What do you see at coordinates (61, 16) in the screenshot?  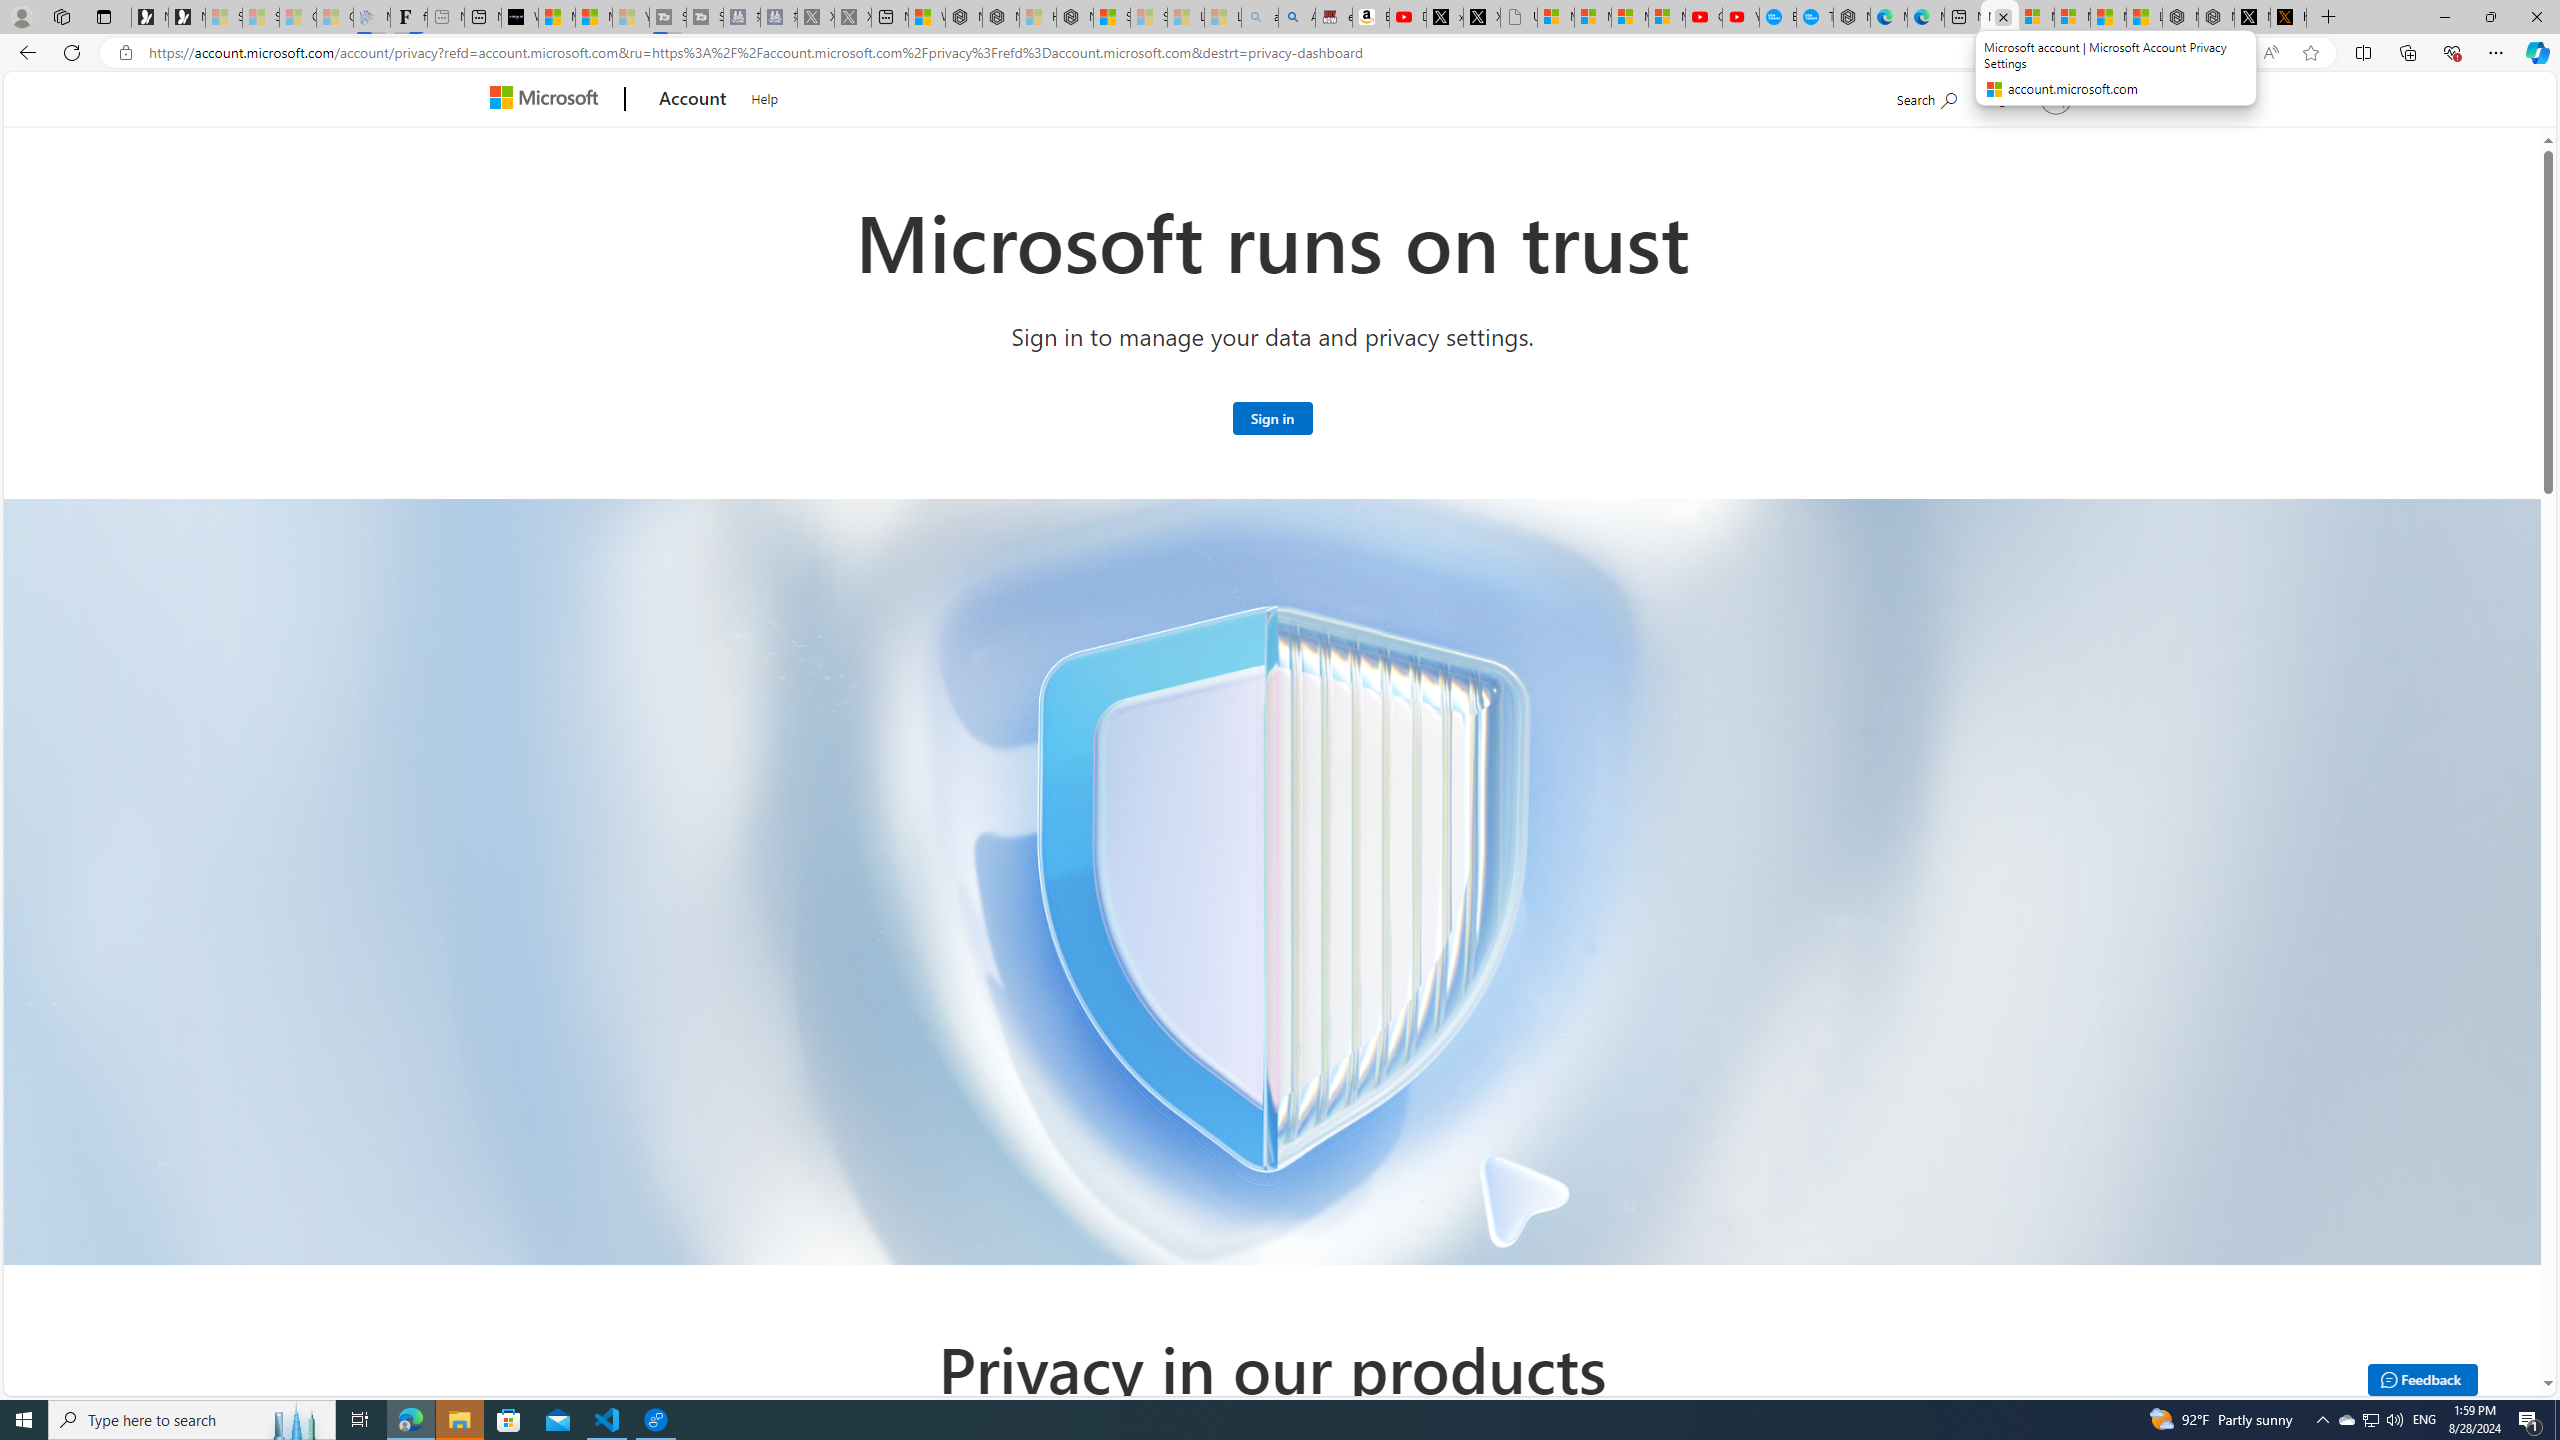 I see `'Workspaces'` at bounding box center [61, 16].